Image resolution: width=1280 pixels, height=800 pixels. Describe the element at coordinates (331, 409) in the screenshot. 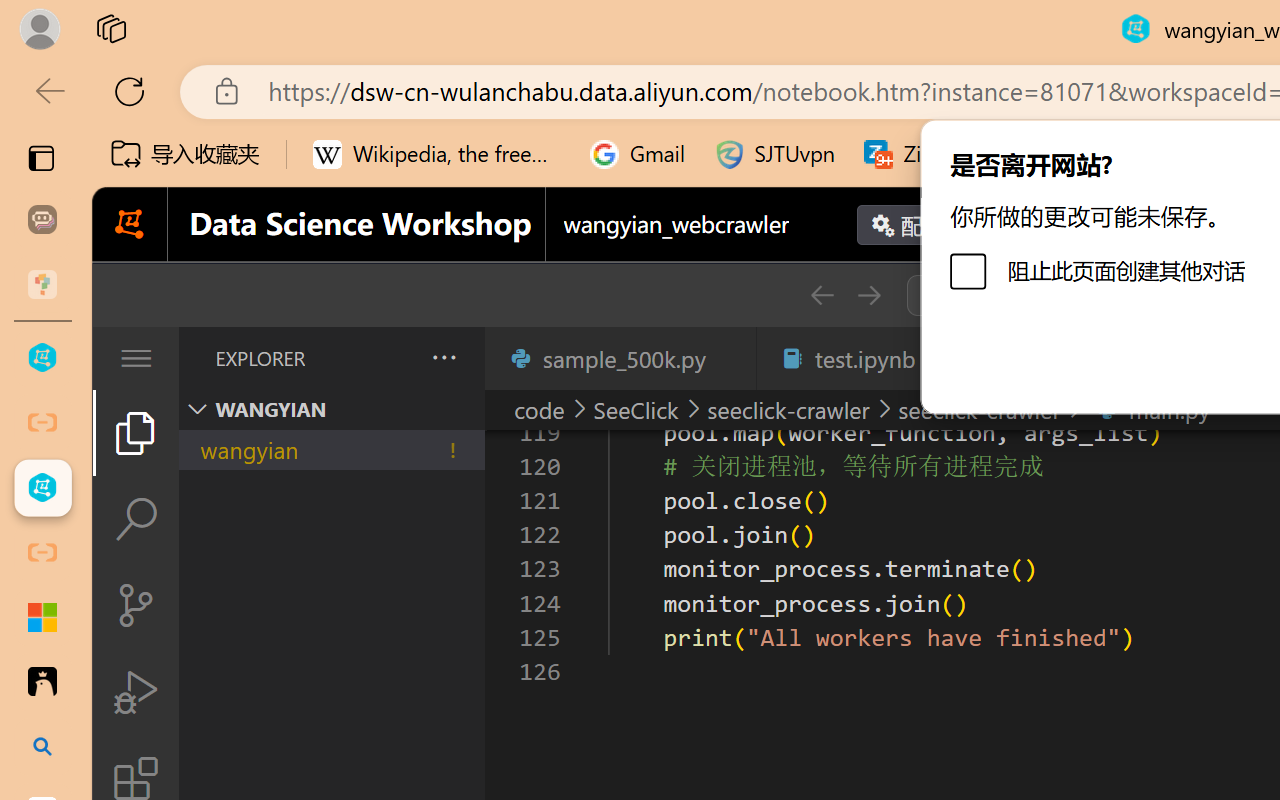

I see `'Explorer Section: wangyian'` at that location.